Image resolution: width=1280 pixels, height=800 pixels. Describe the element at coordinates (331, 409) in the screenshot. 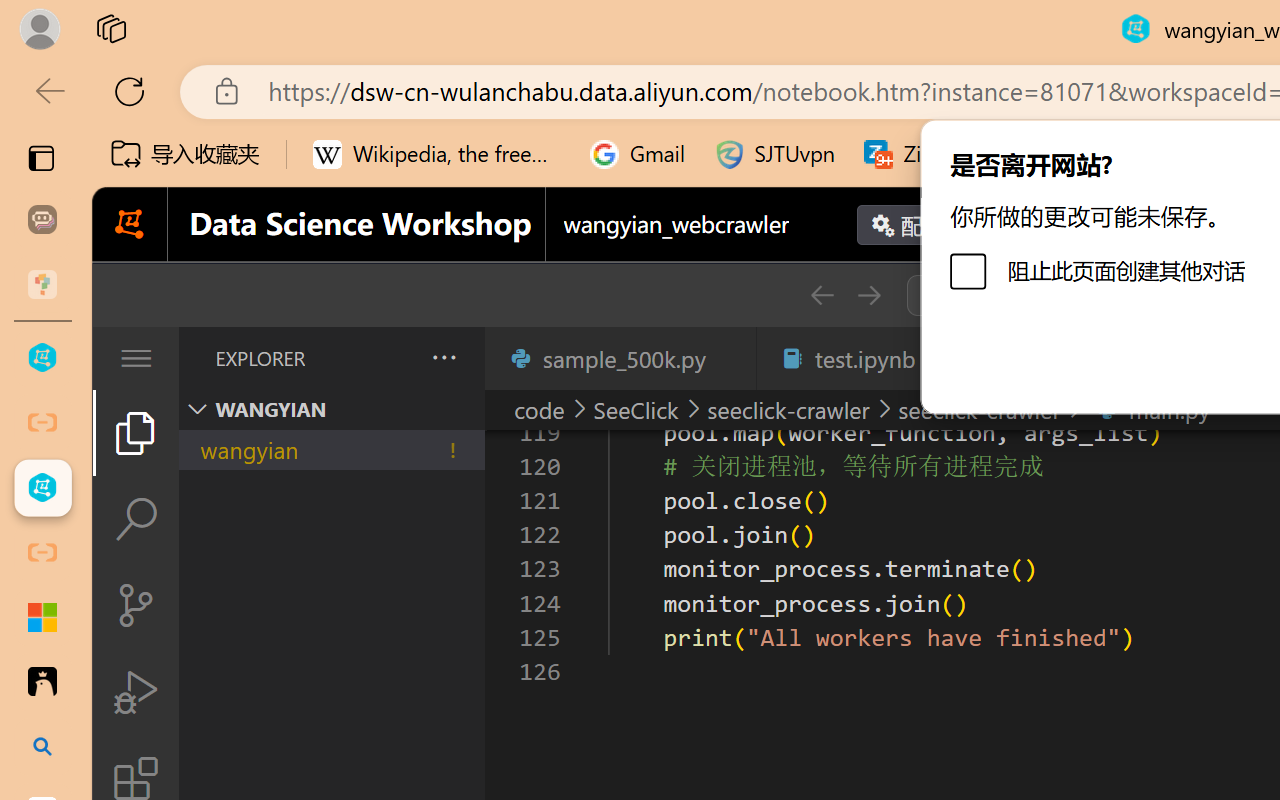

I see `'Explorer Section: wangyian'` at that location.